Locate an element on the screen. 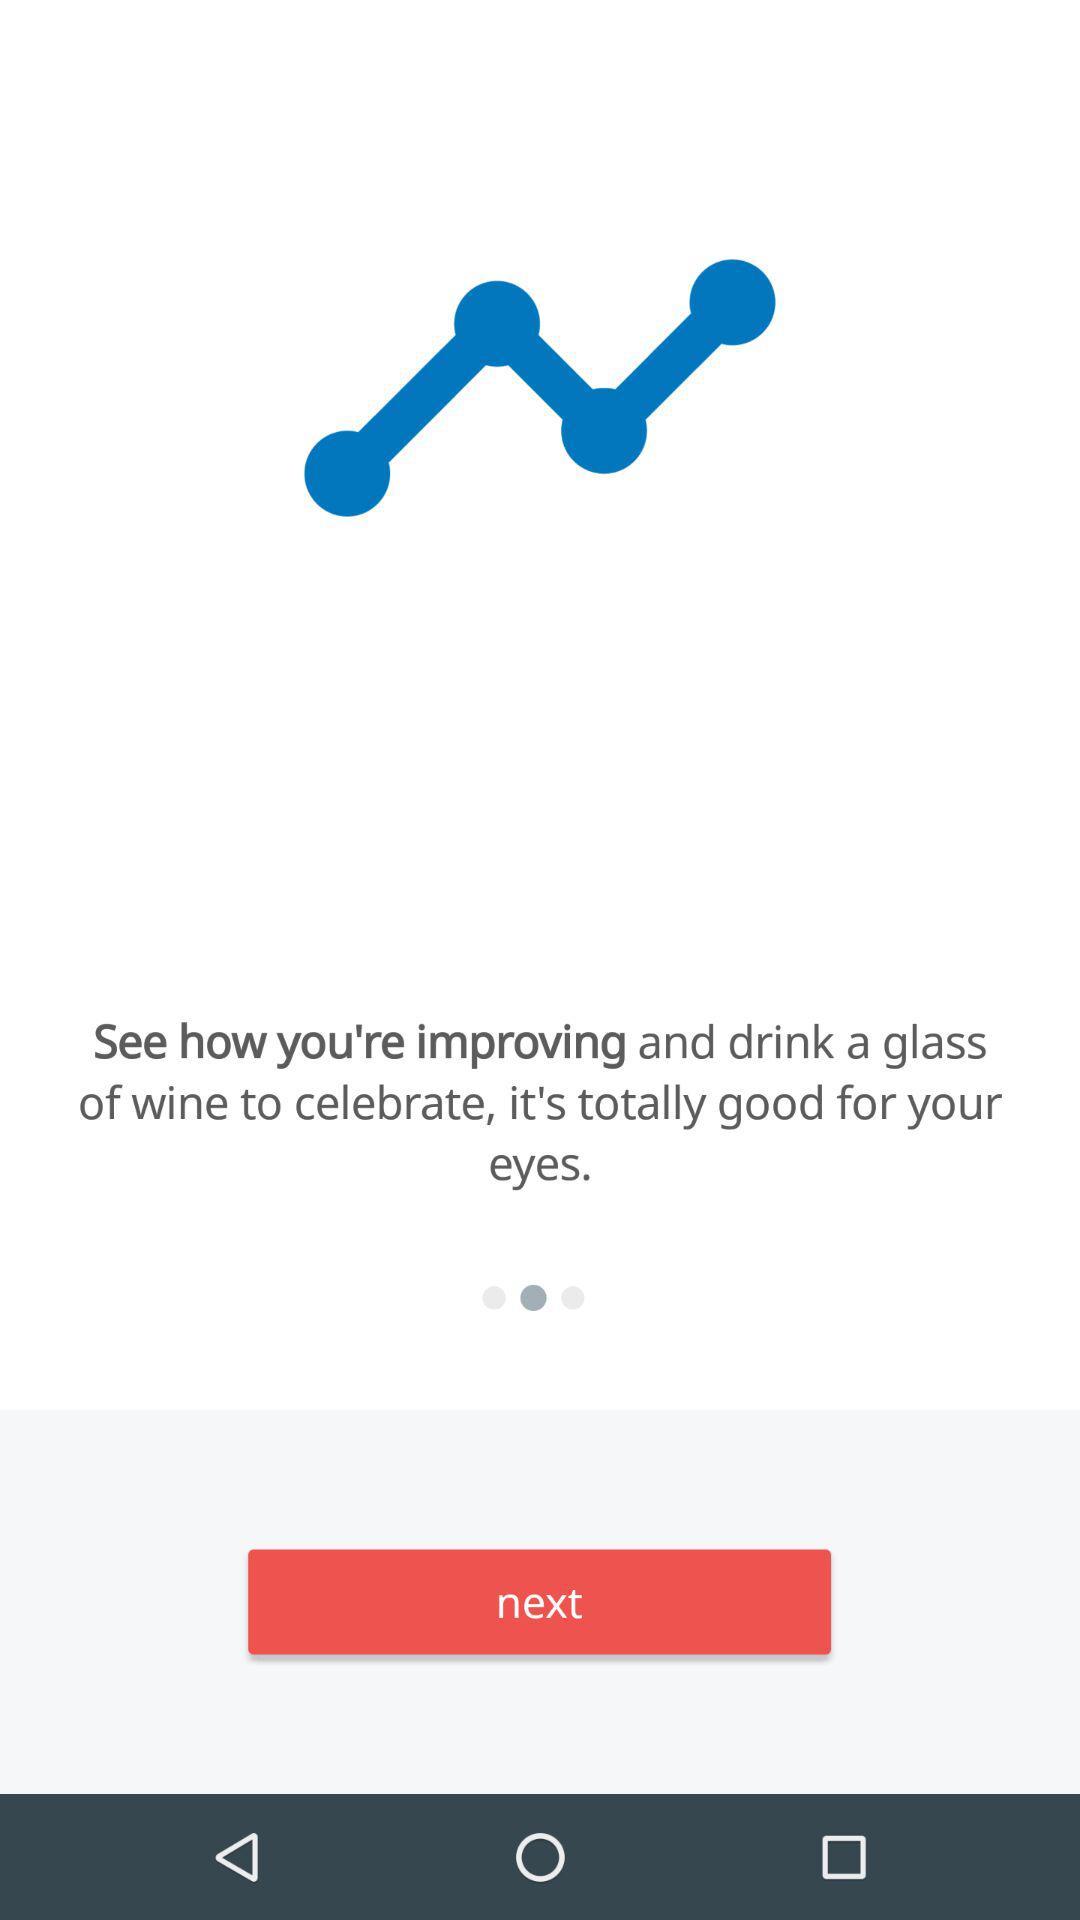  the next is located at coordinates (538, 1602).